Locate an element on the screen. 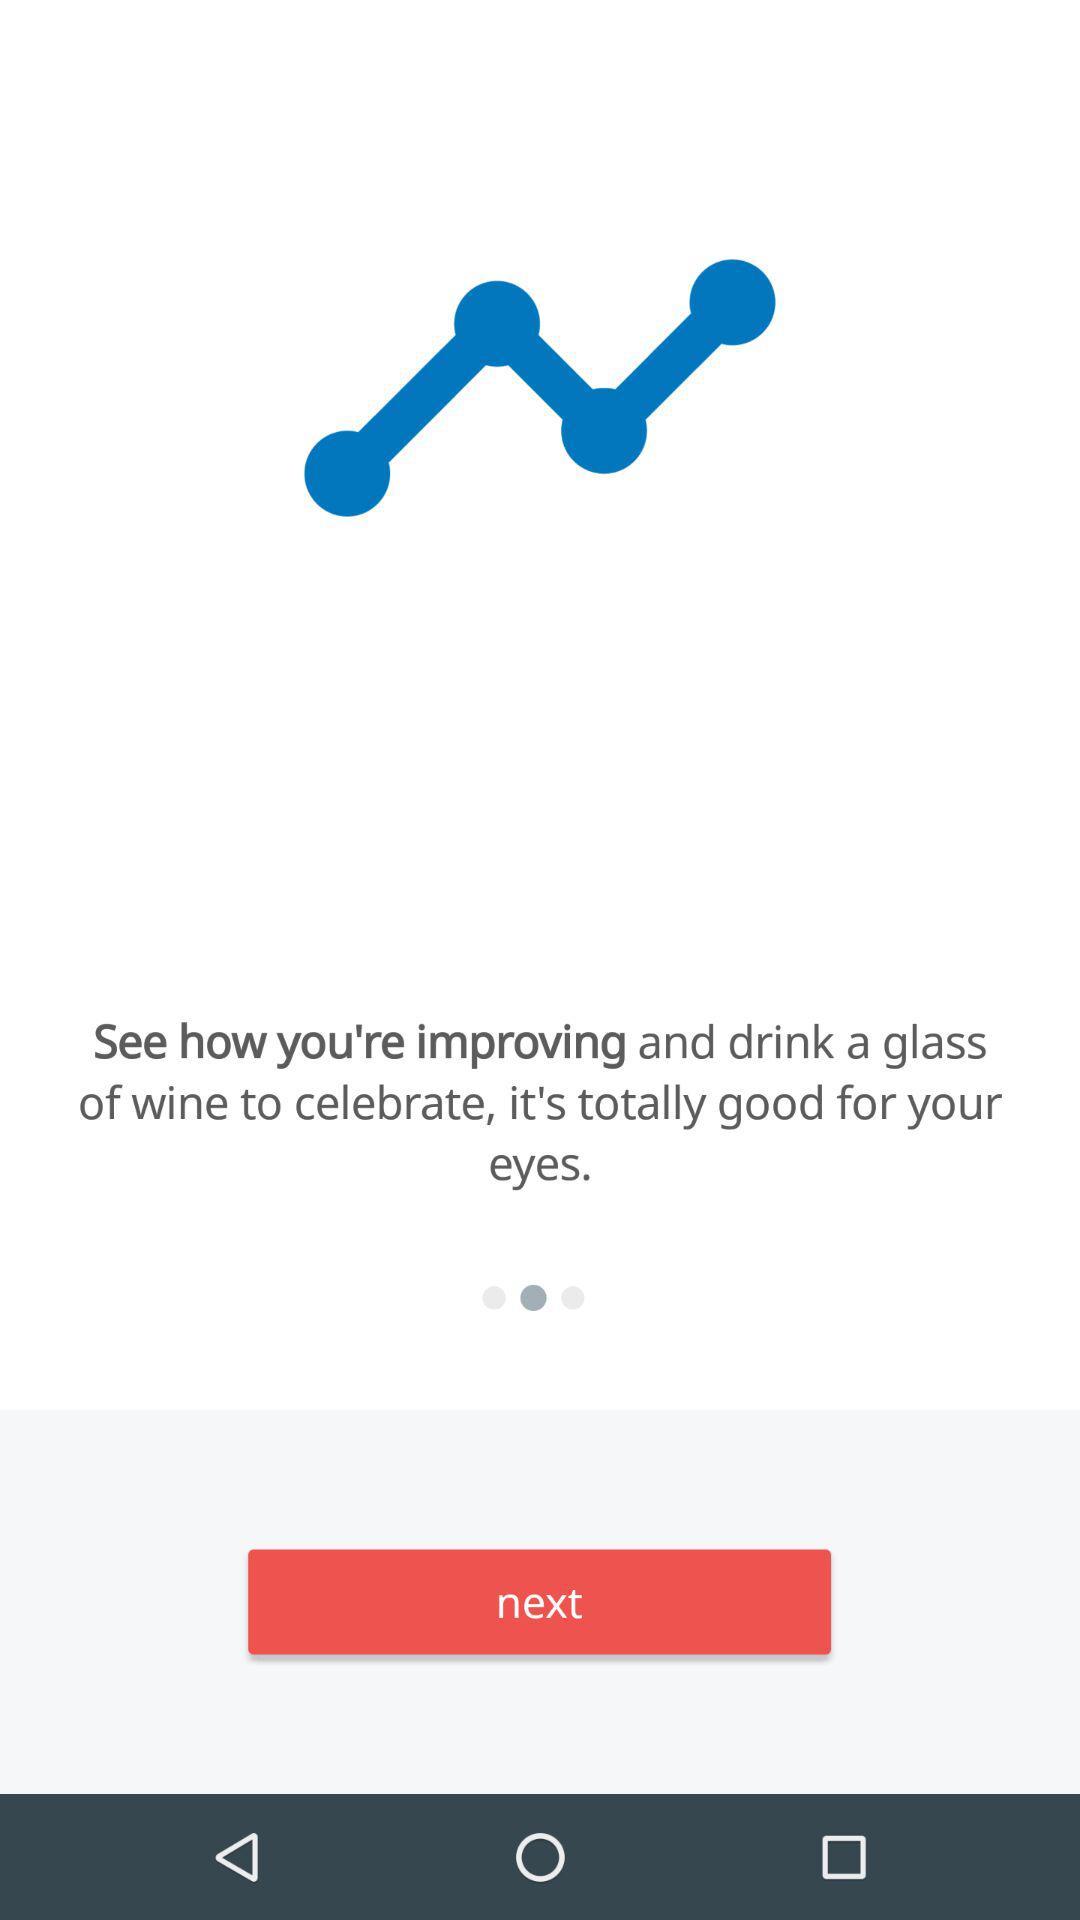  the next is located at coordinates (538, 1602).